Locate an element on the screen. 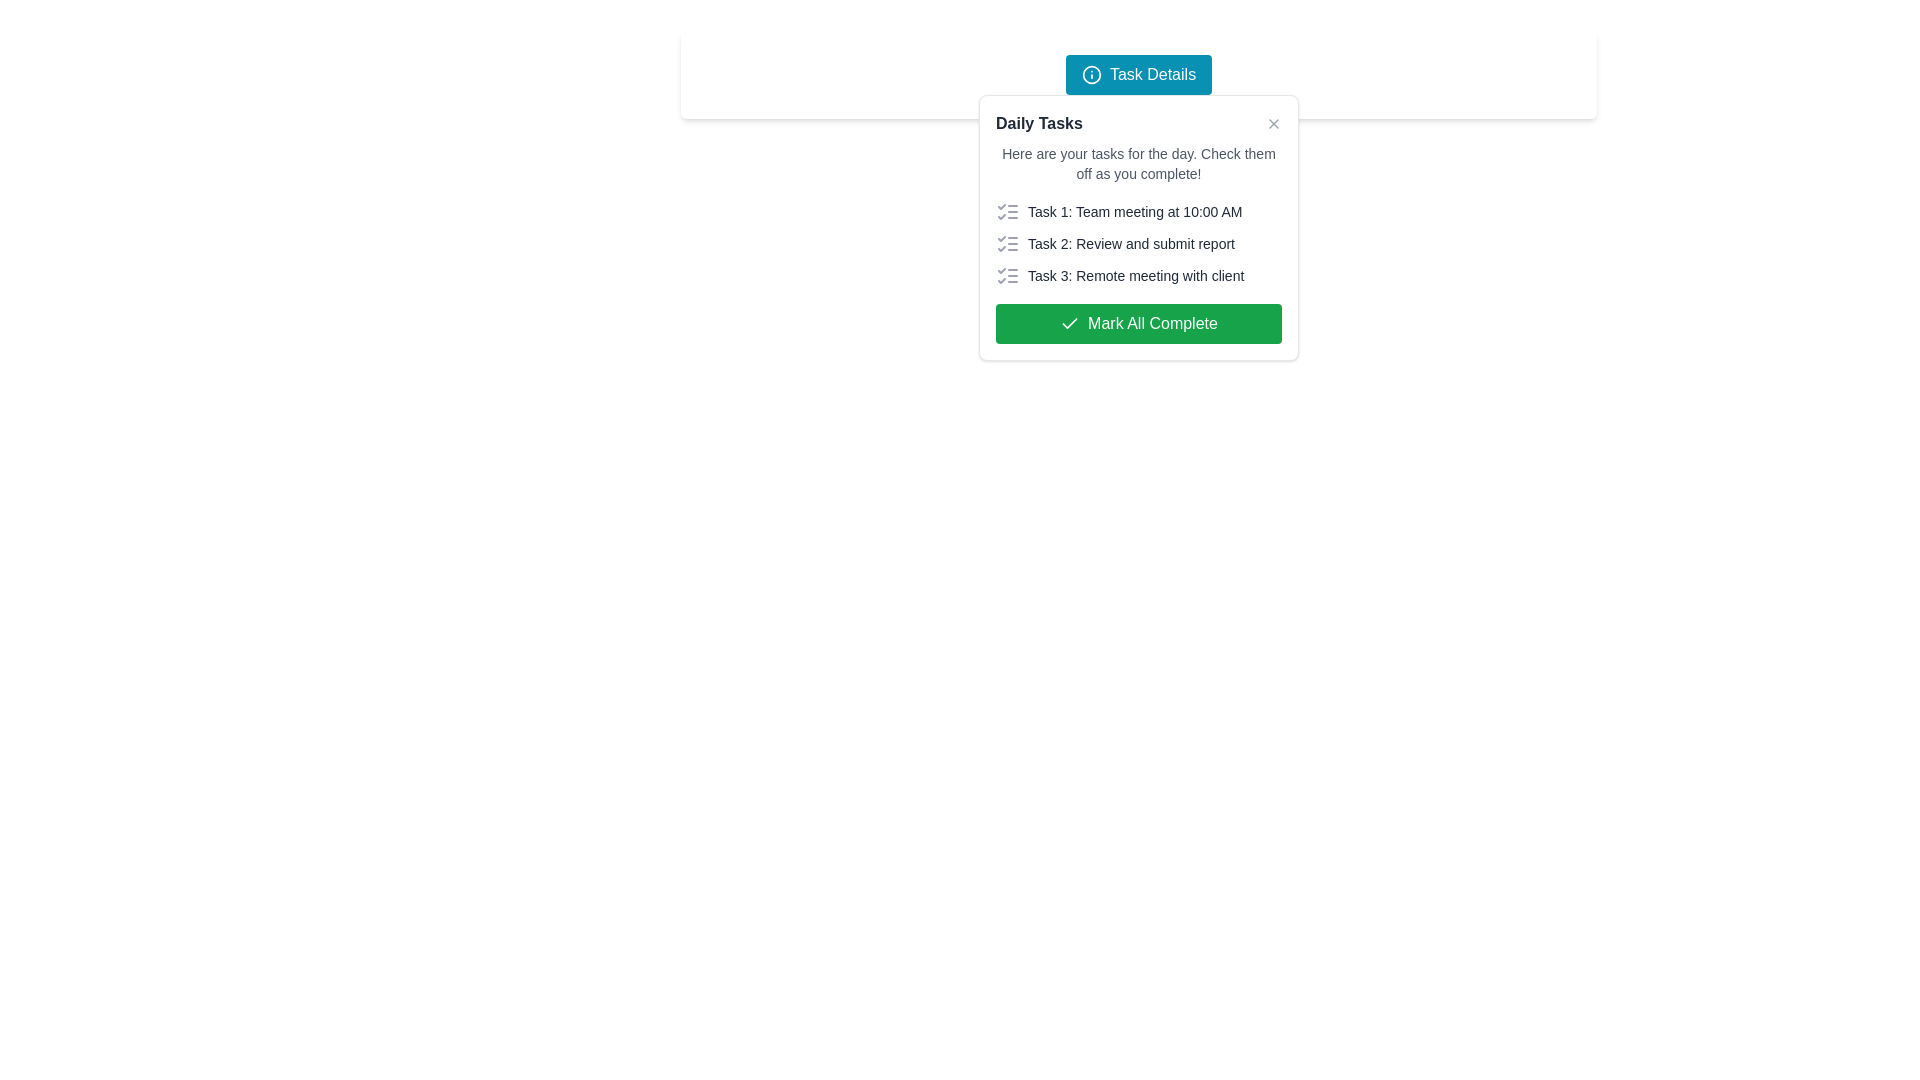 This screenshot has height=1080, width=1920. the checkmark icon within the SVG element that indicates task completion, located in the task list interface is located at coordinates (1069, 322).